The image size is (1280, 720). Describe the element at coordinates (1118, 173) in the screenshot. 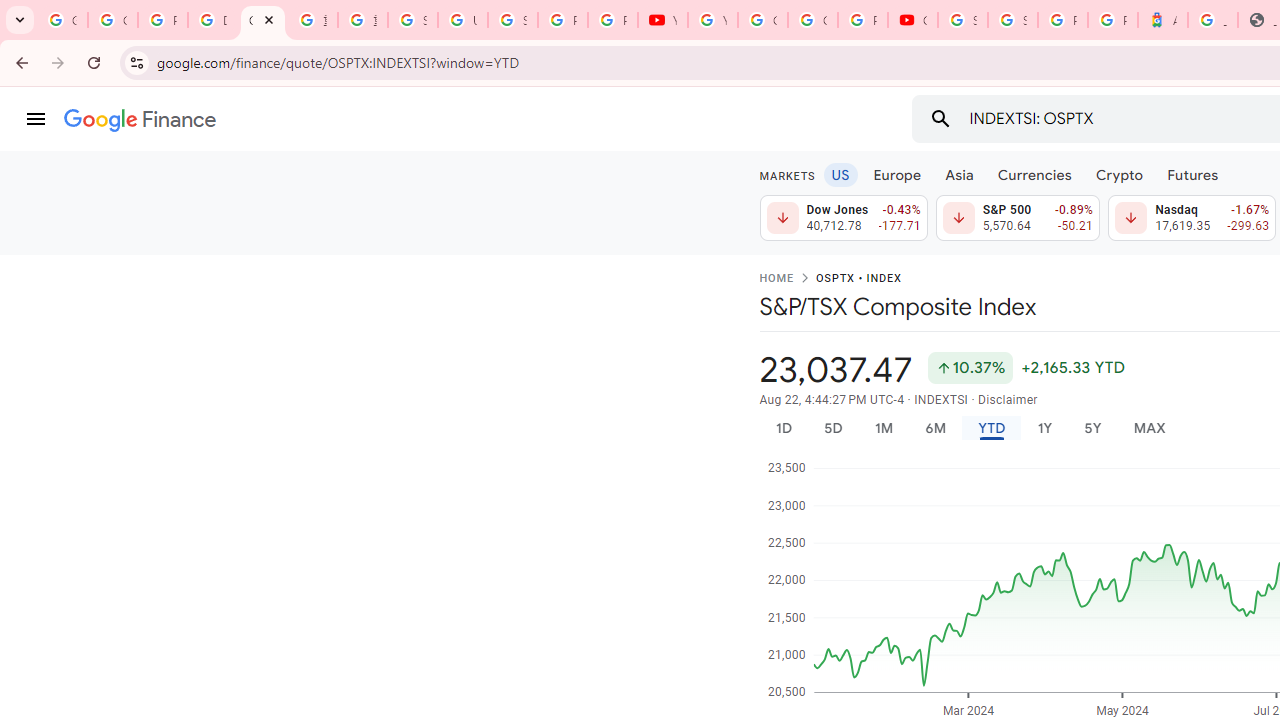

I see `'Crypto'` at that location.